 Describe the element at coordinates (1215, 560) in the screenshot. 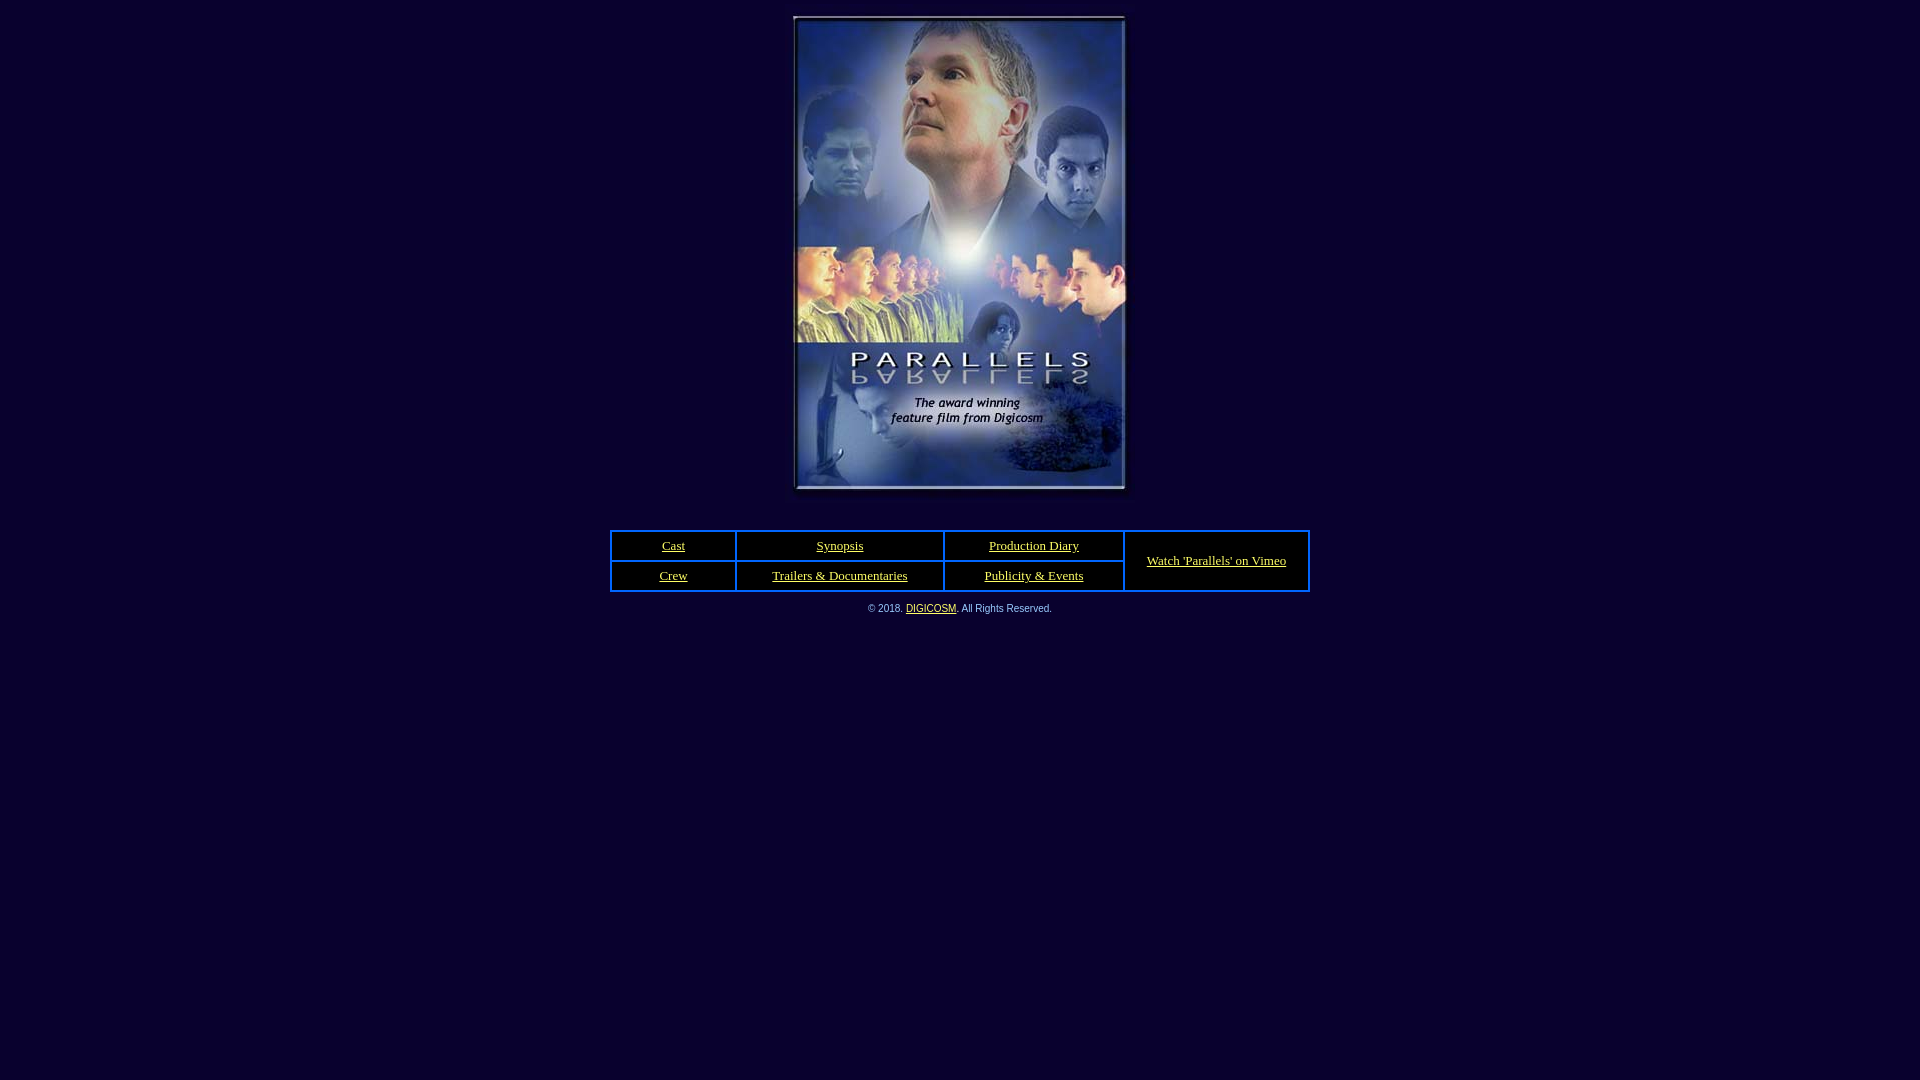

I see `'Watch 'Parallels' on Vimeo'` at that location.